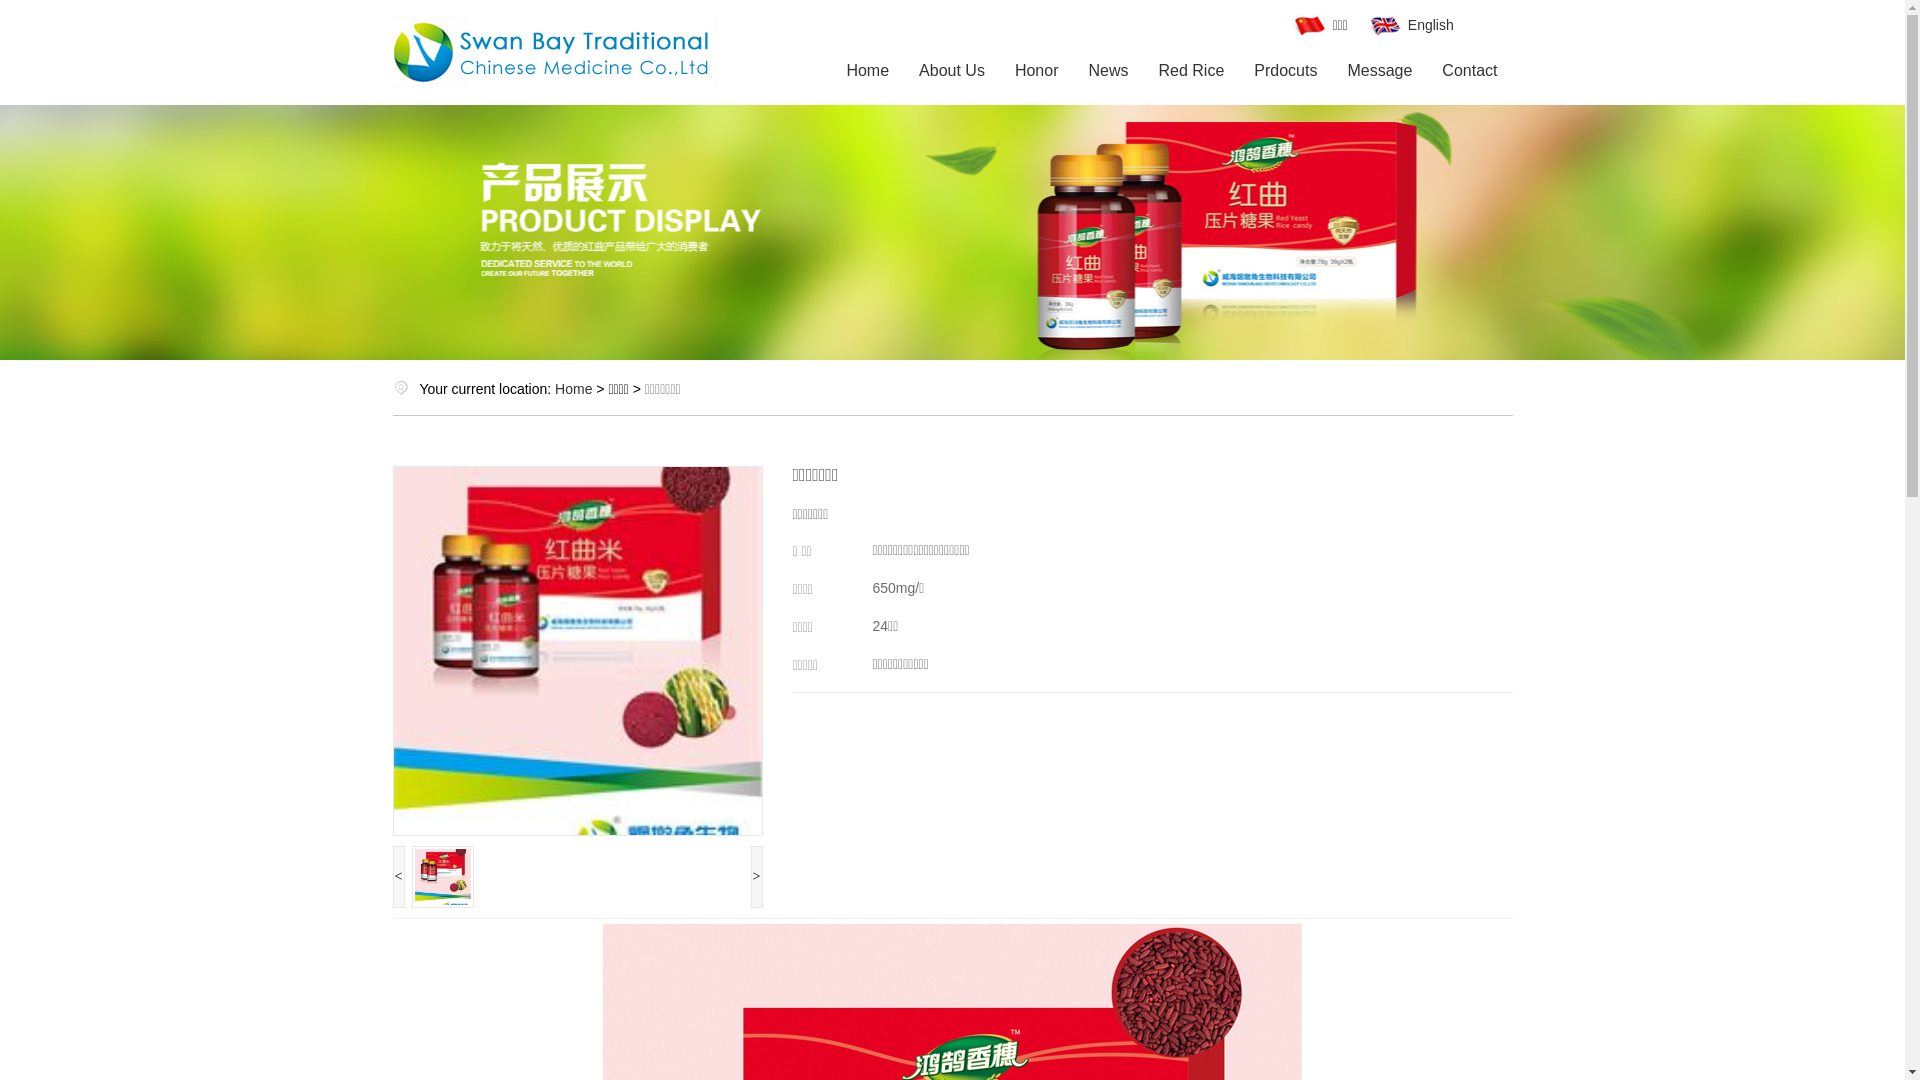 The height and width of the screenshot is (1080, 1920). Describe the element at coordinates (1190, 69) in the screenshot. I see `'Red Rice'` at that location.